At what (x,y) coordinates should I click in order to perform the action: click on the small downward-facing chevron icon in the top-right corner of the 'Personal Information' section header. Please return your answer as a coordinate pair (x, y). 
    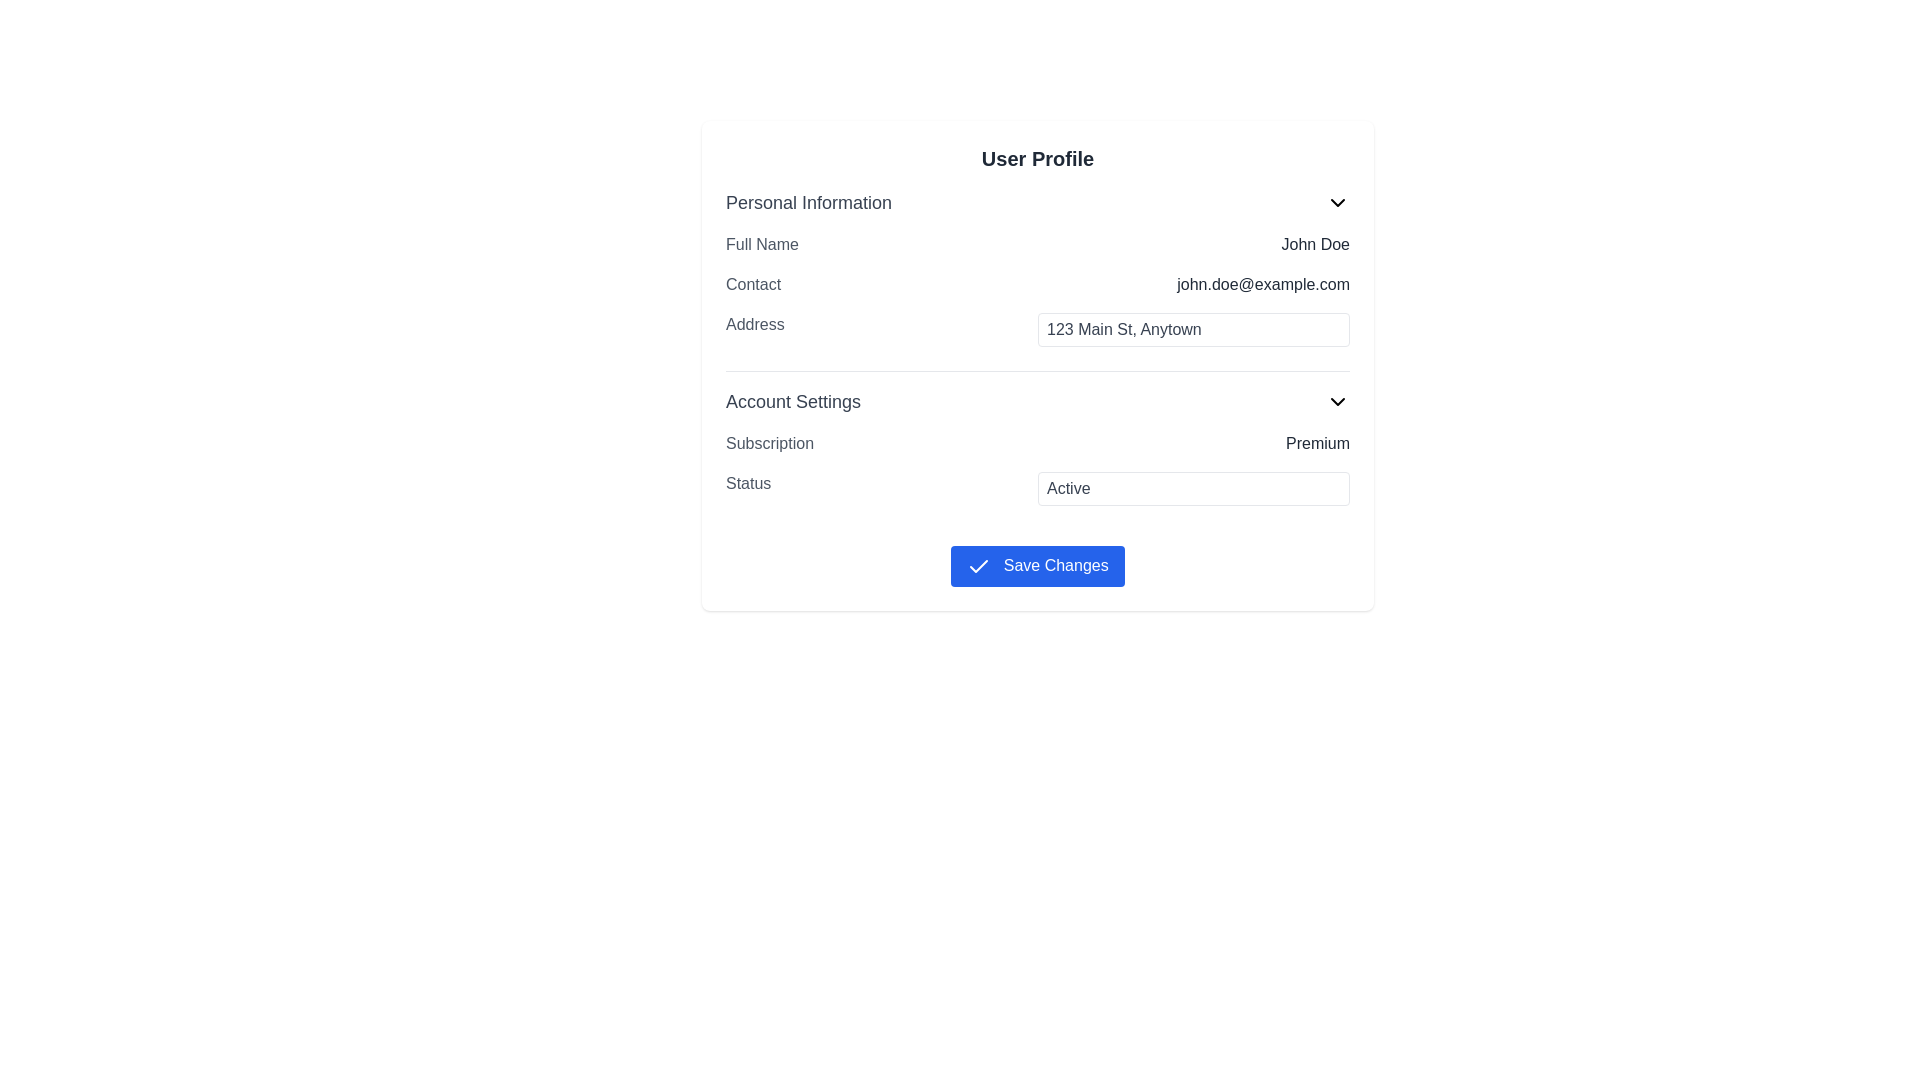
    Looking at the image, I should click on (1338, 203).